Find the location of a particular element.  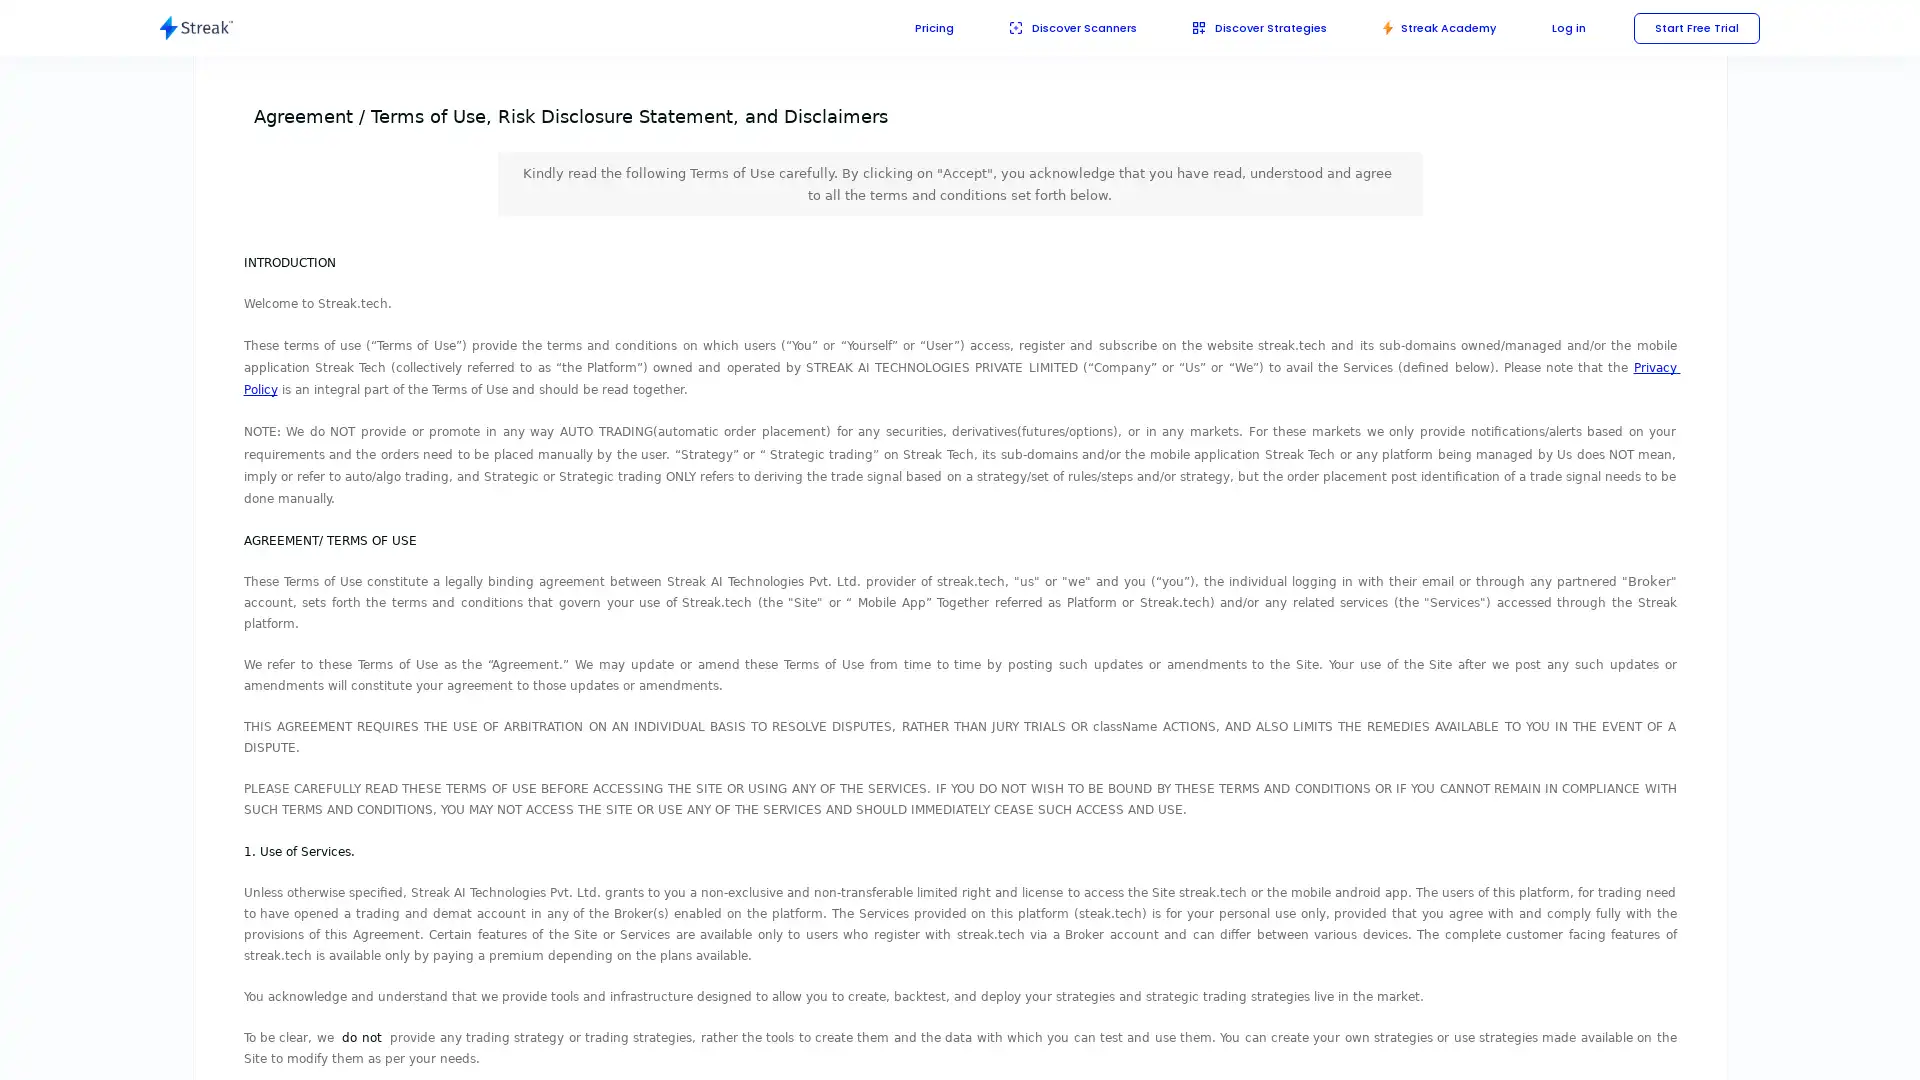

Start Free Trial is located at coordinates (1693, 27).